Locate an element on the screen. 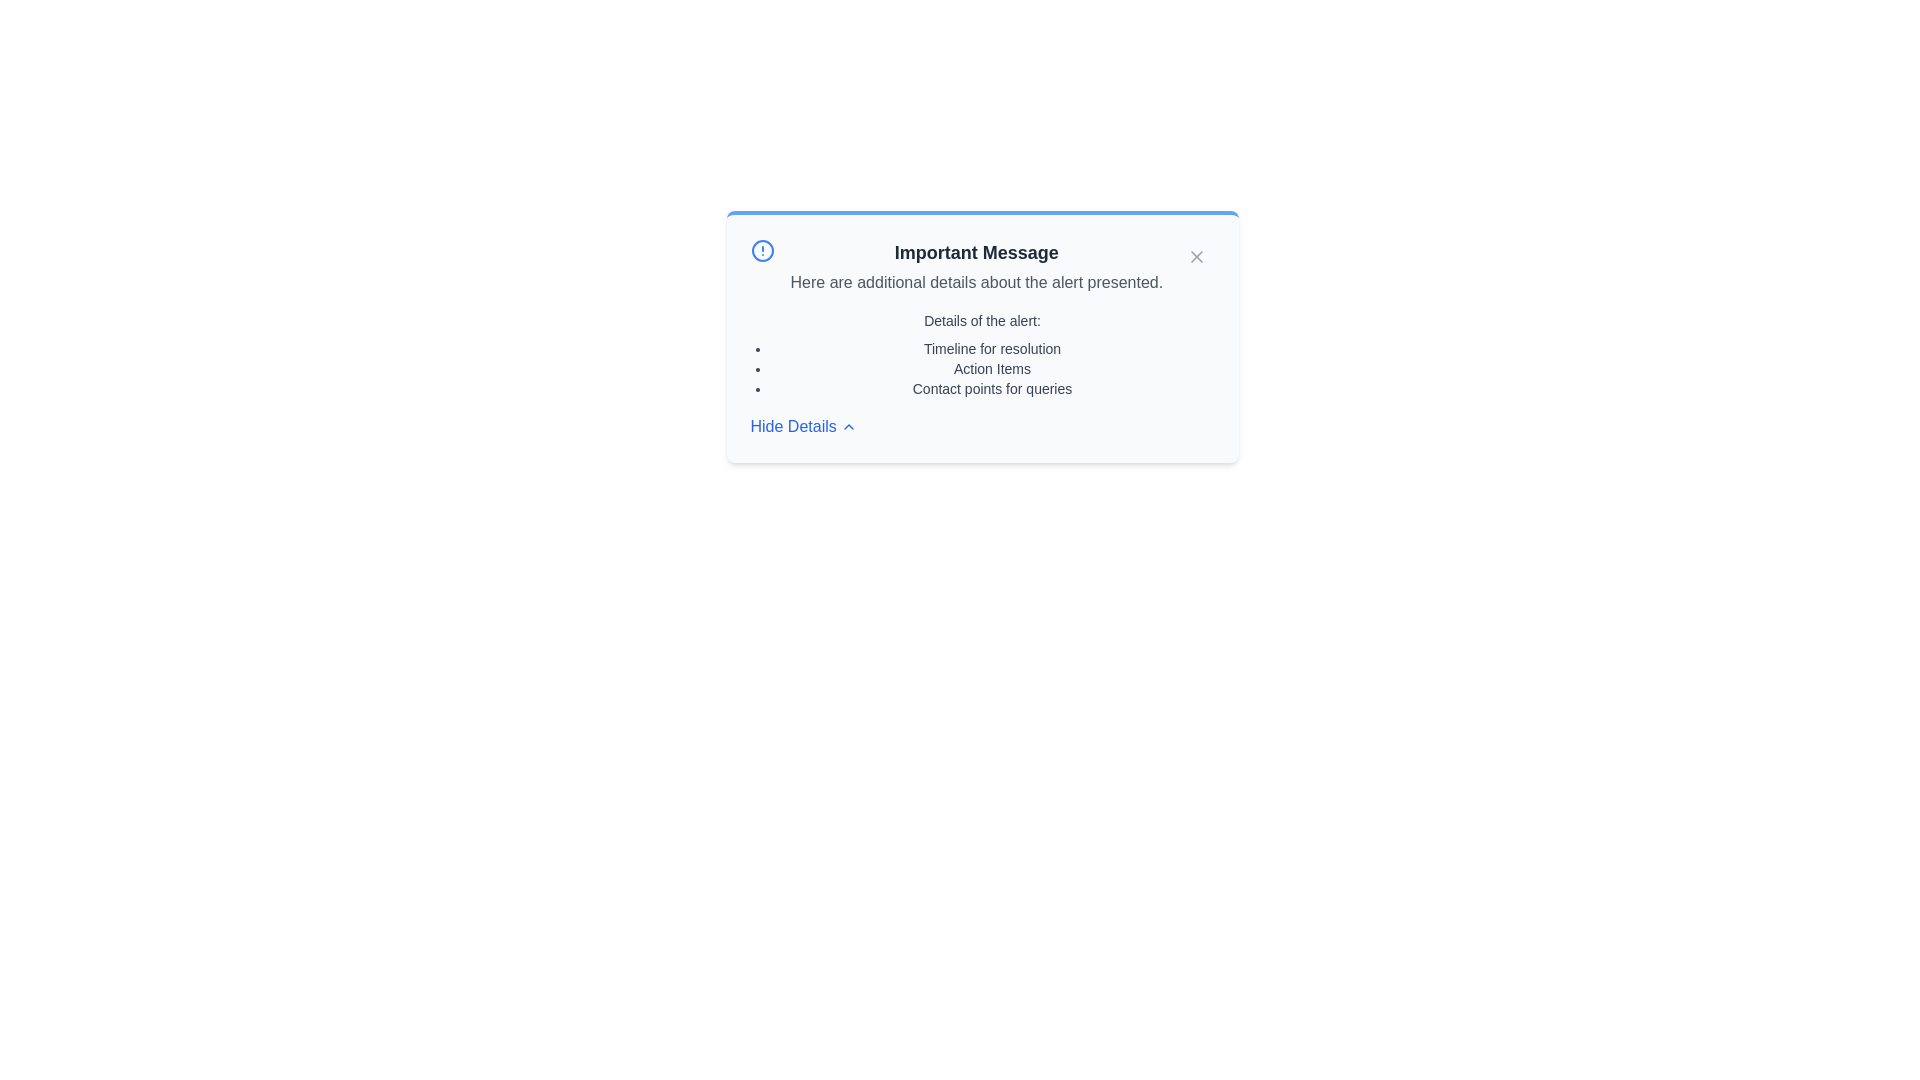 The height and width of the screenshot is (1080, 1920). the first bullet-point text label that describes the content of the list item under 'Details of the alert:' is located at coordinates (992, 347).